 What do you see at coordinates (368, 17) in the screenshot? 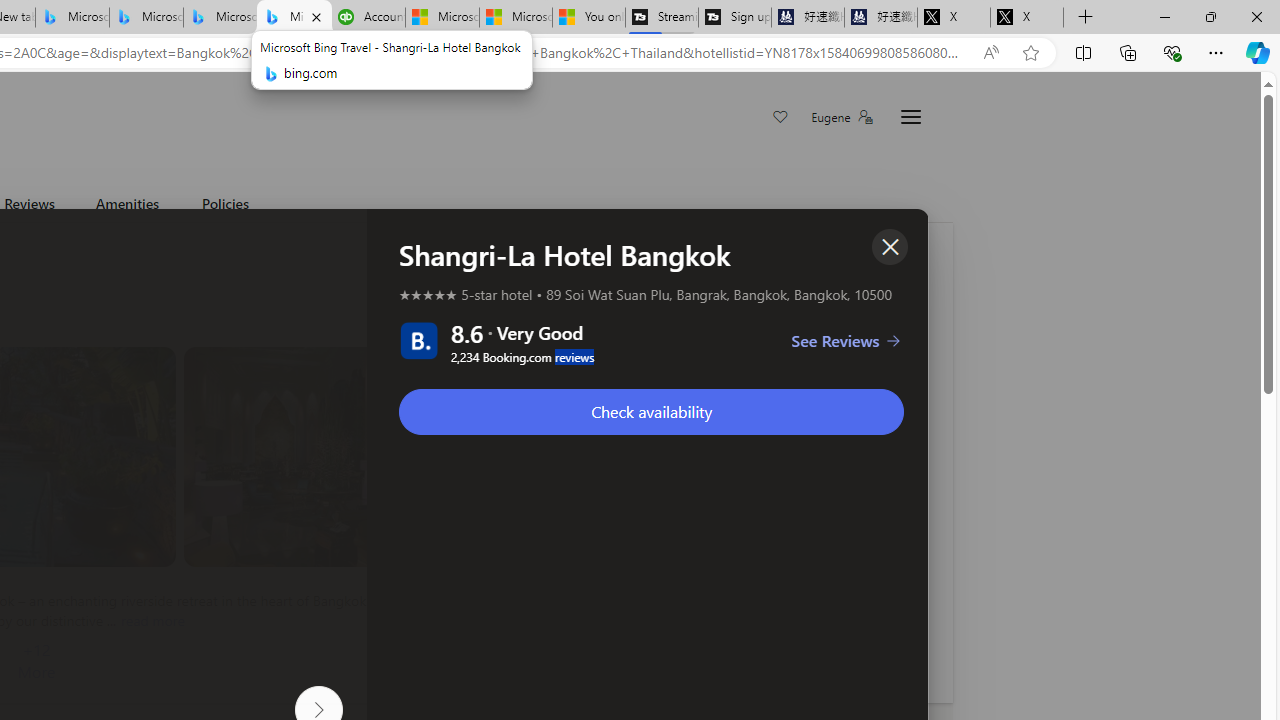
I see `'Accounting Software for Accountants, CPAs and Bookkeepers'` at bounding box center [368, 17].